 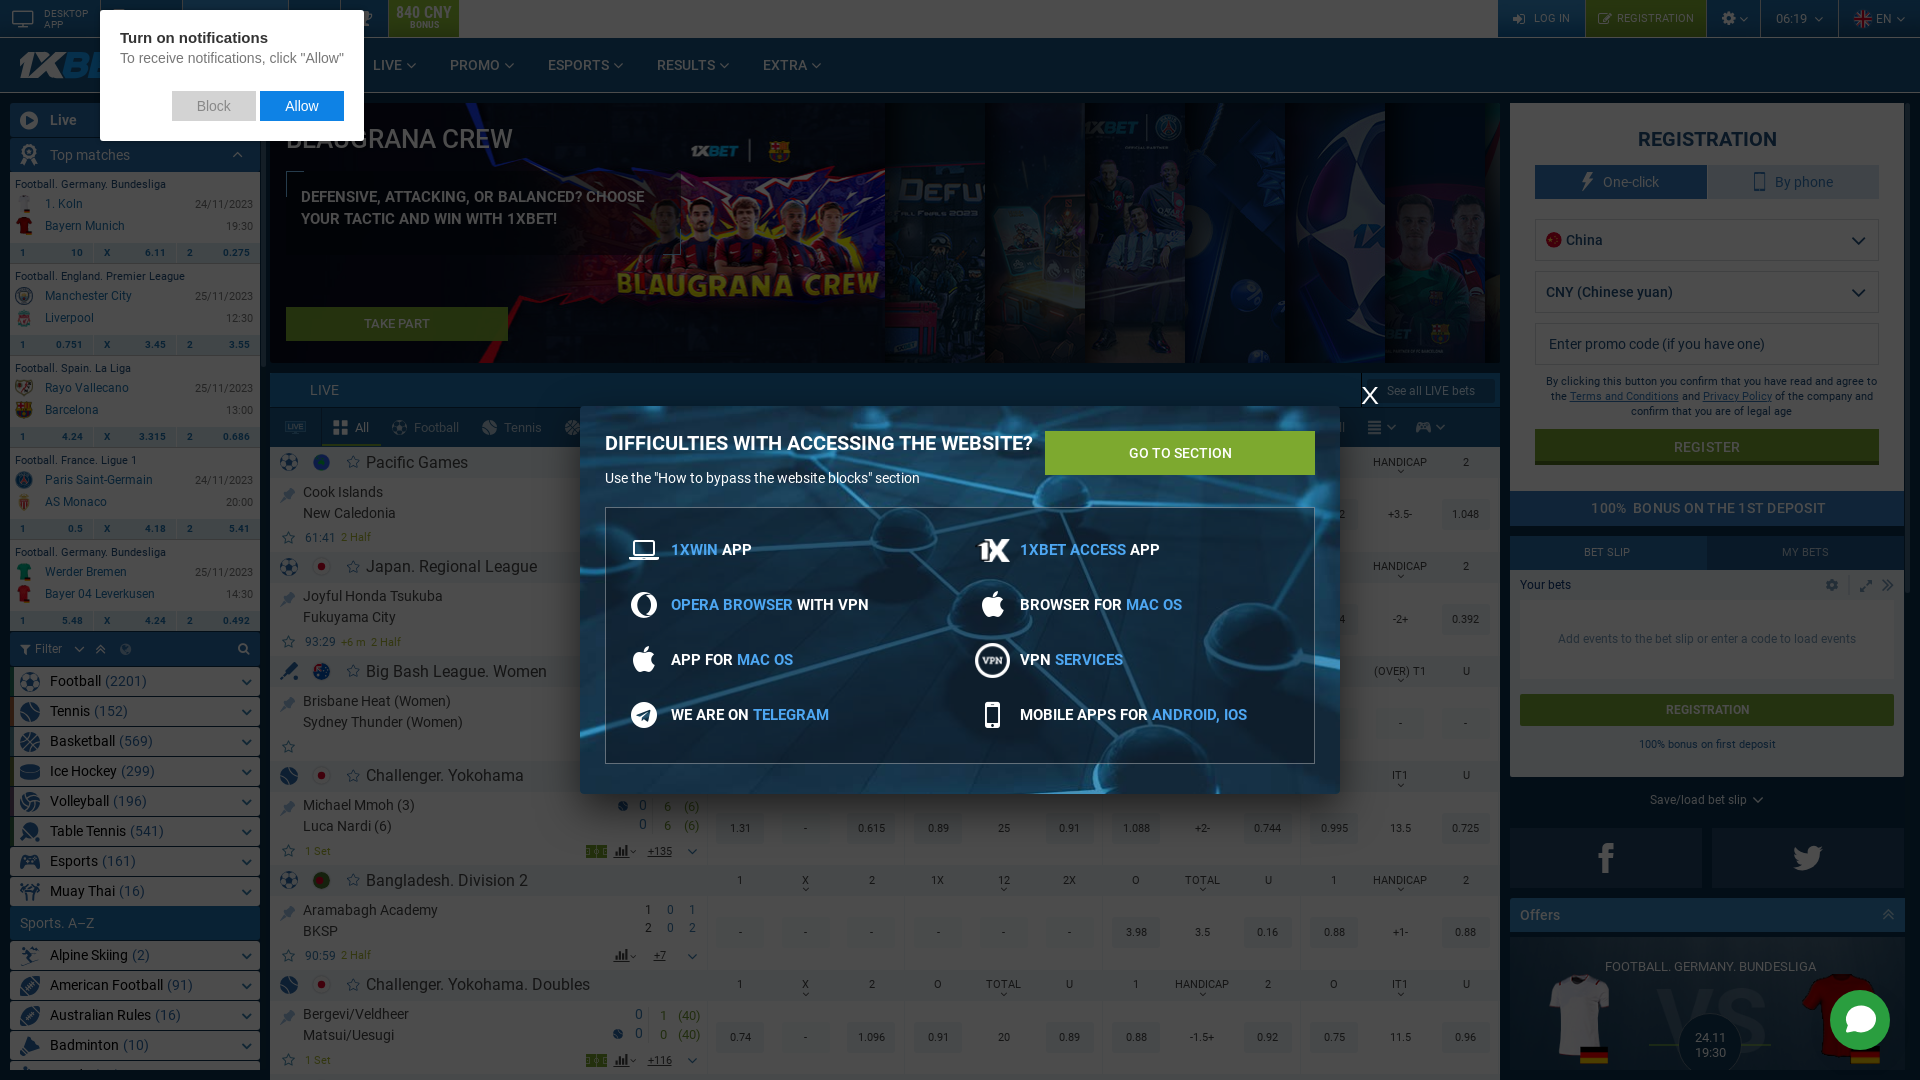 What do you see at coordinates (133, 984) in the screenshot?
I see `'American Football` at bounding box center [133, 984].